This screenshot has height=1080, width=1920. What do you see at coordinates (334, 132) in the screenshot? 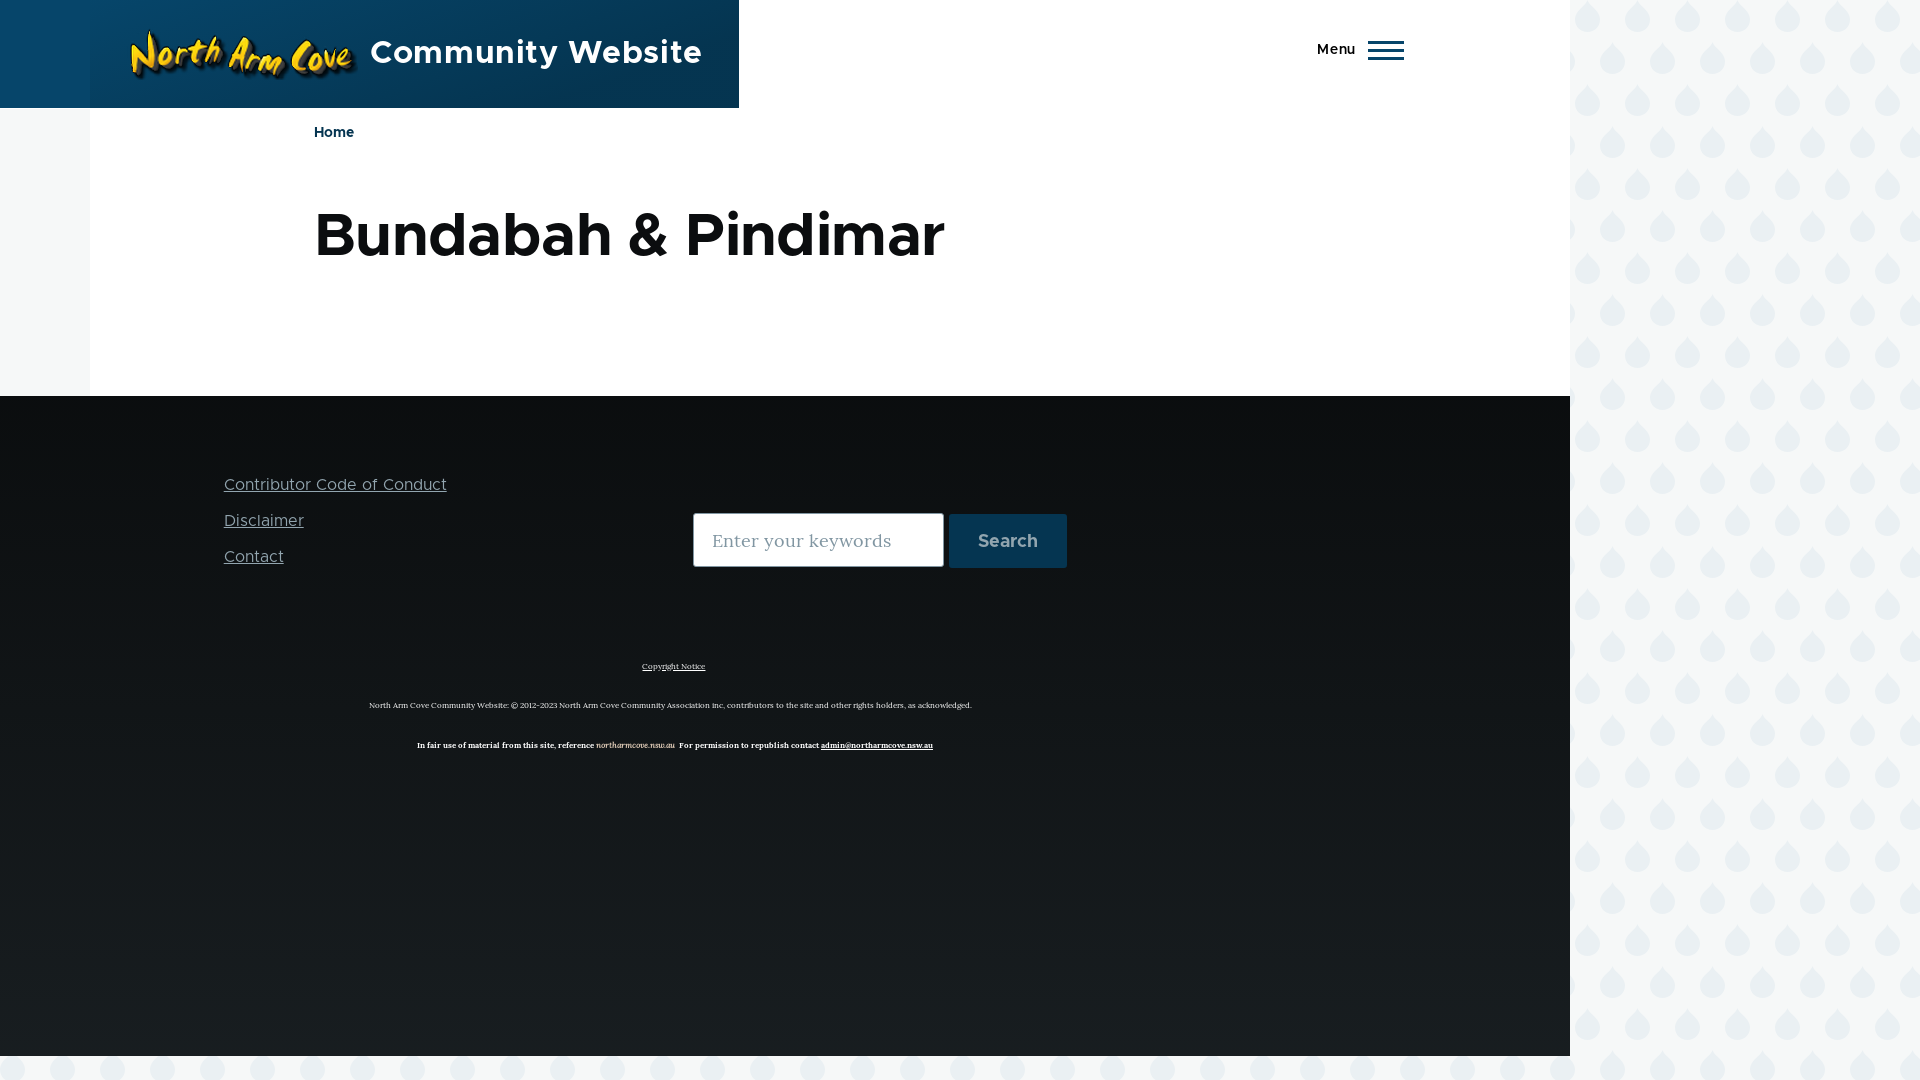
I see `'Home'` at bounding box center [334, 132].